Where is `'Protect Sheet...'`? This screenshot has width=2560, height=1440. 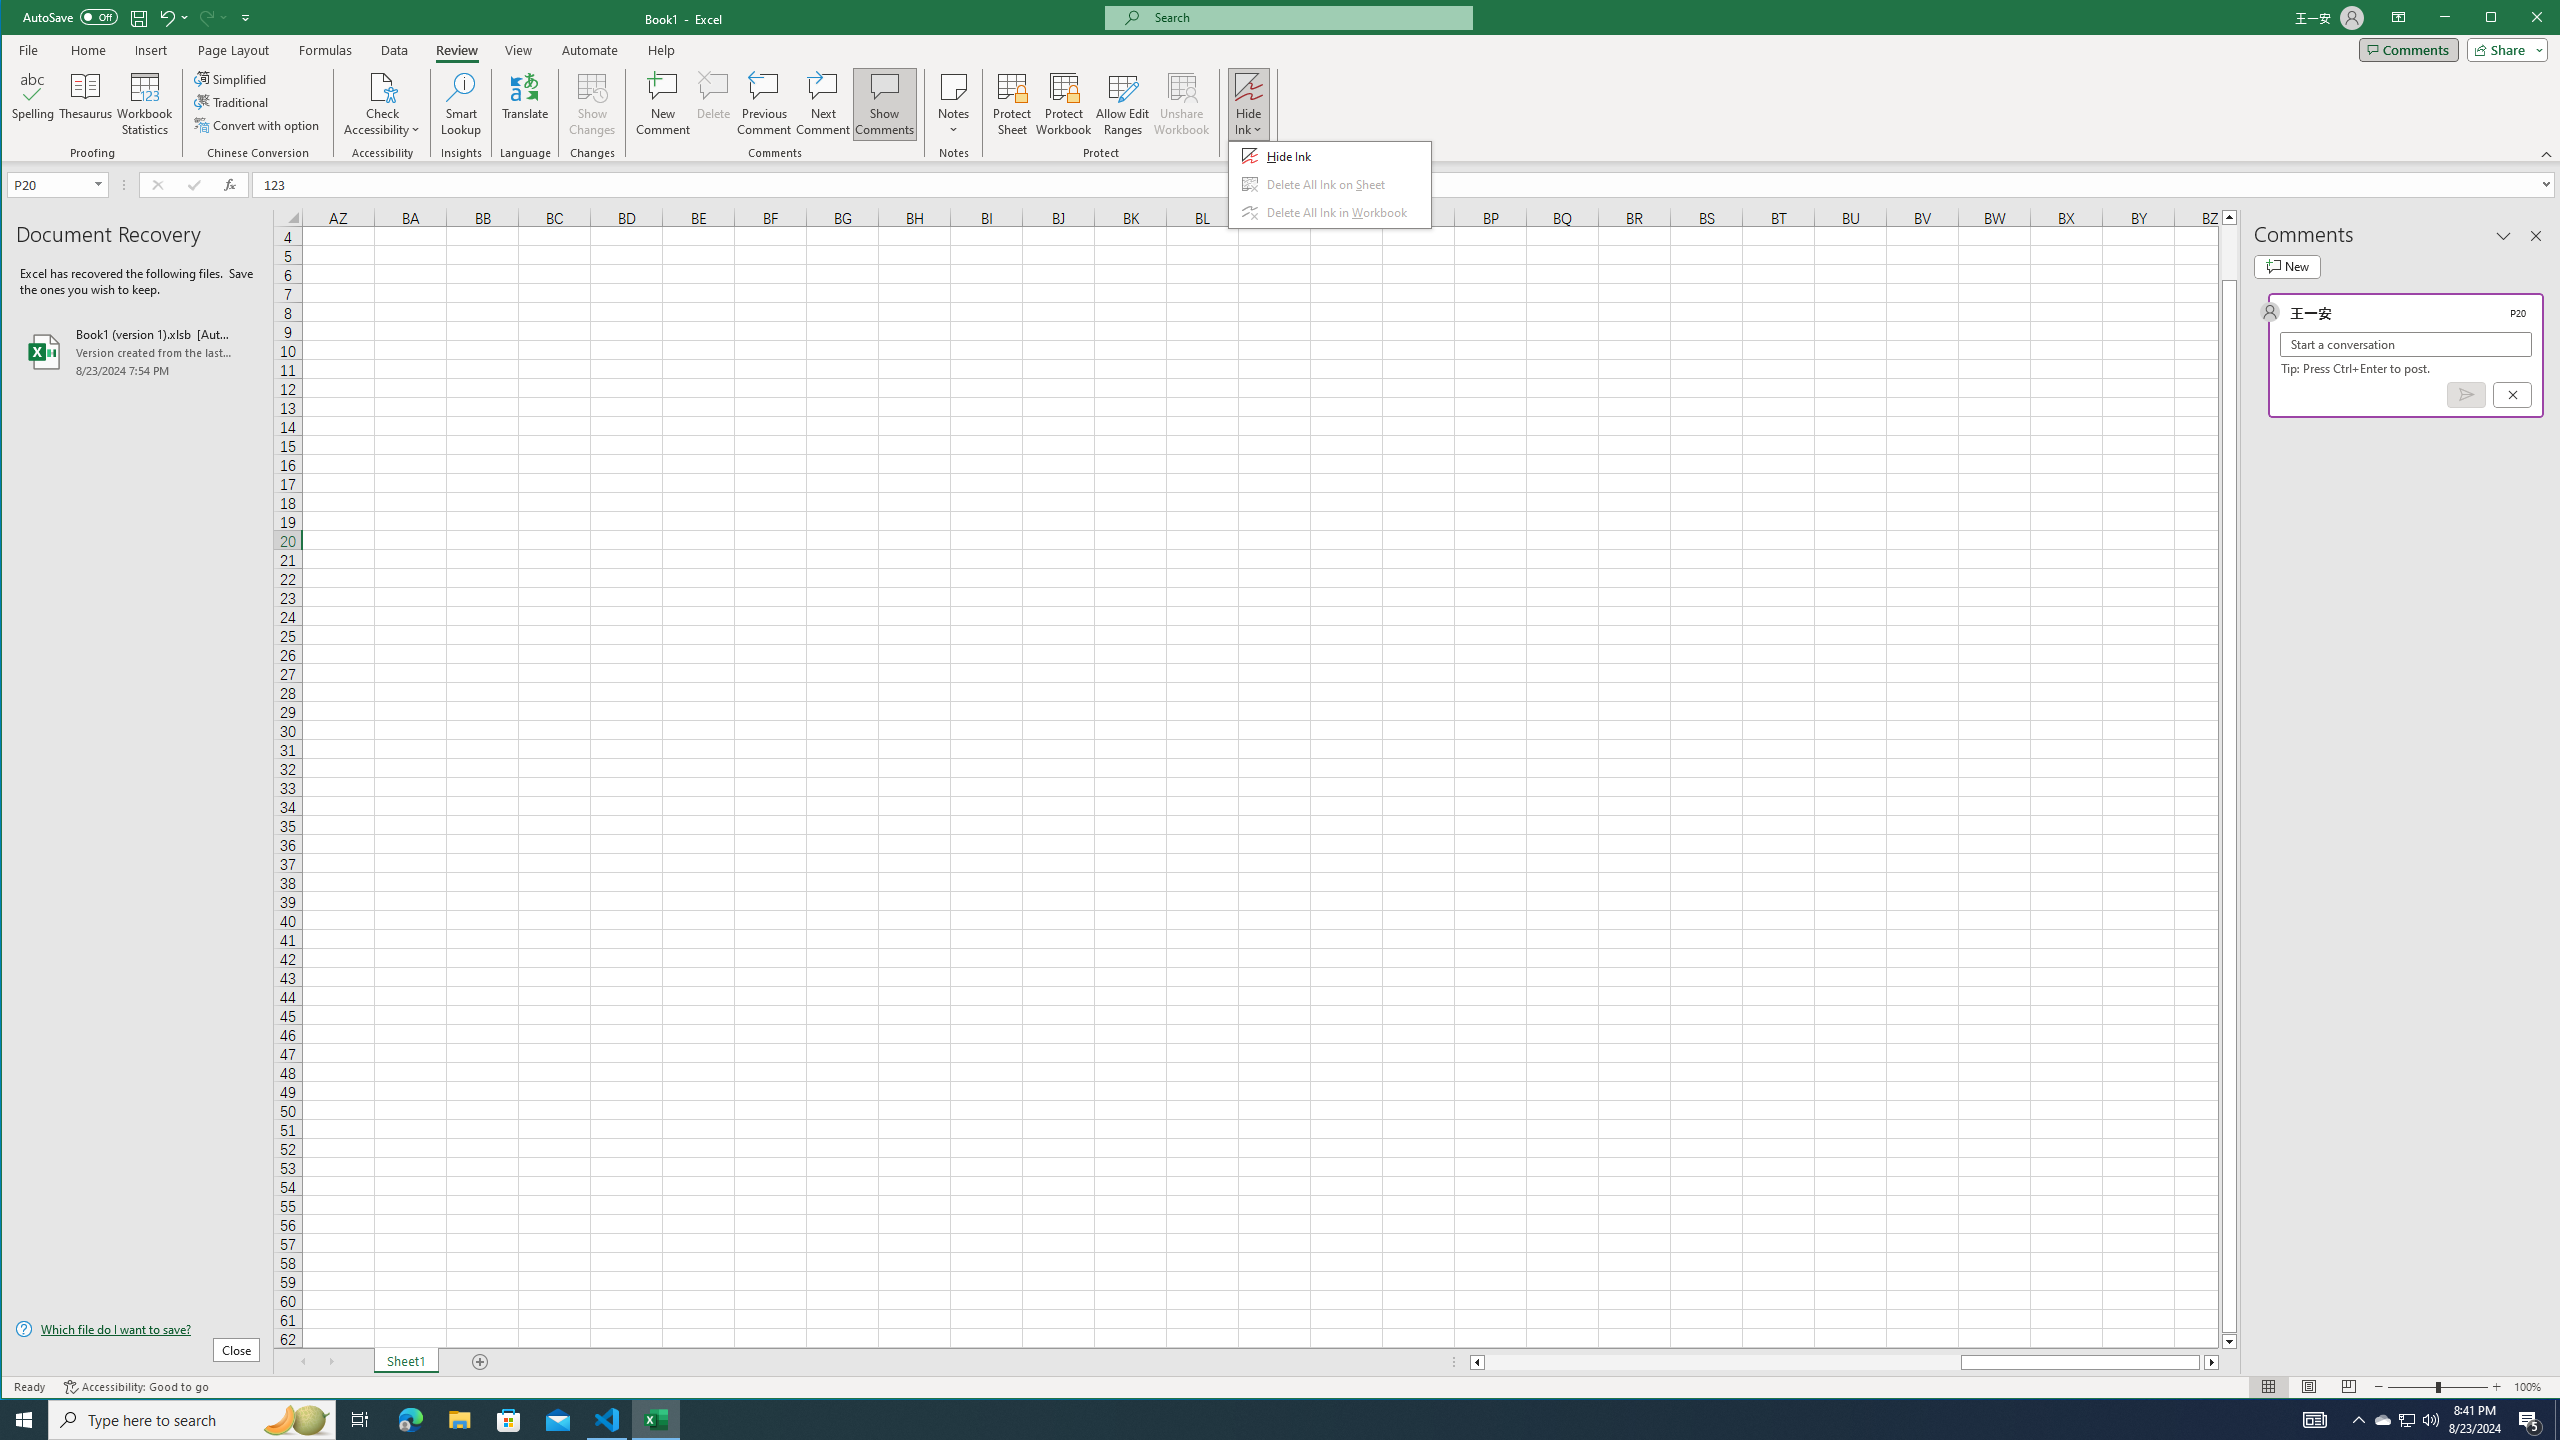
'Protect Sheet...' is located at coordinates (1011, 103).